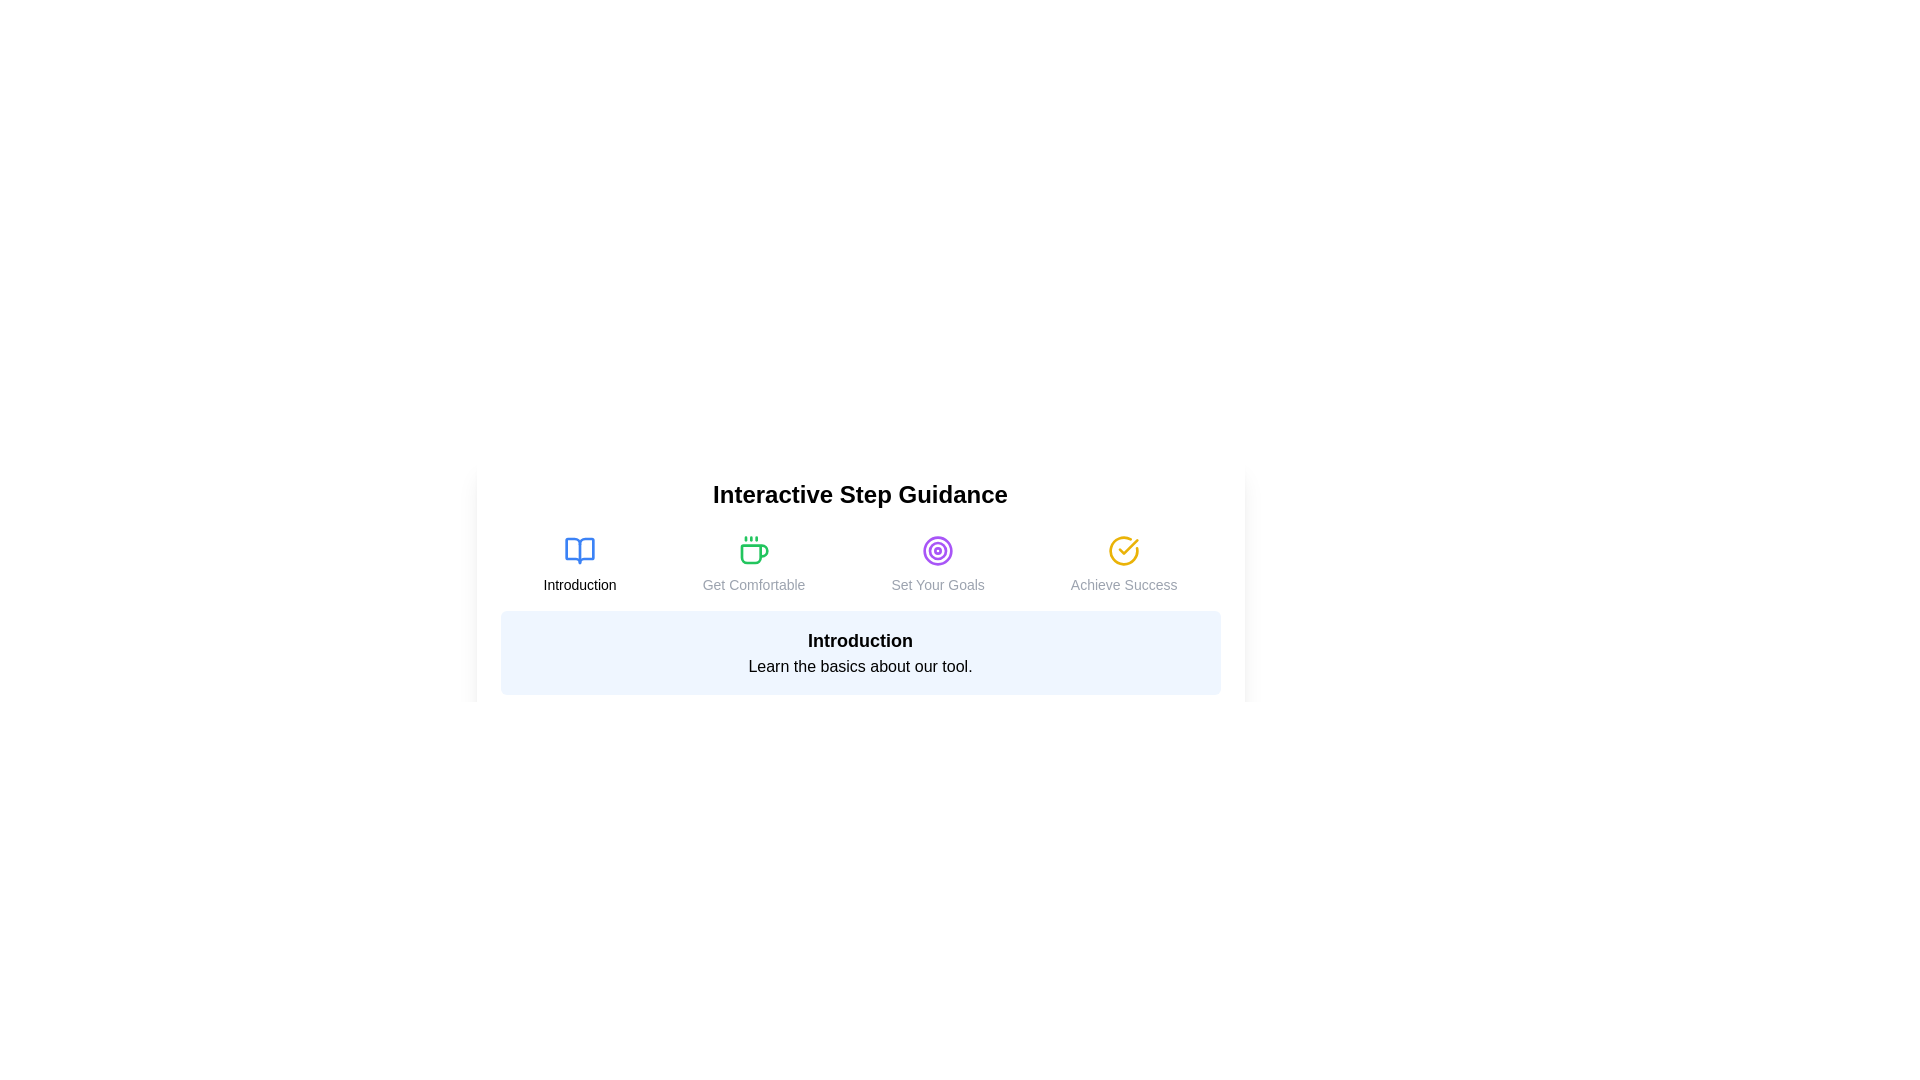  What do you see at coordinates (579, 551) in the screenshot?
I see `the blue outlined icon representing an open book, which is the first icon in a step-by-step navigation interface located above the text label 'Introduction'` at bounding box center [579, 551].